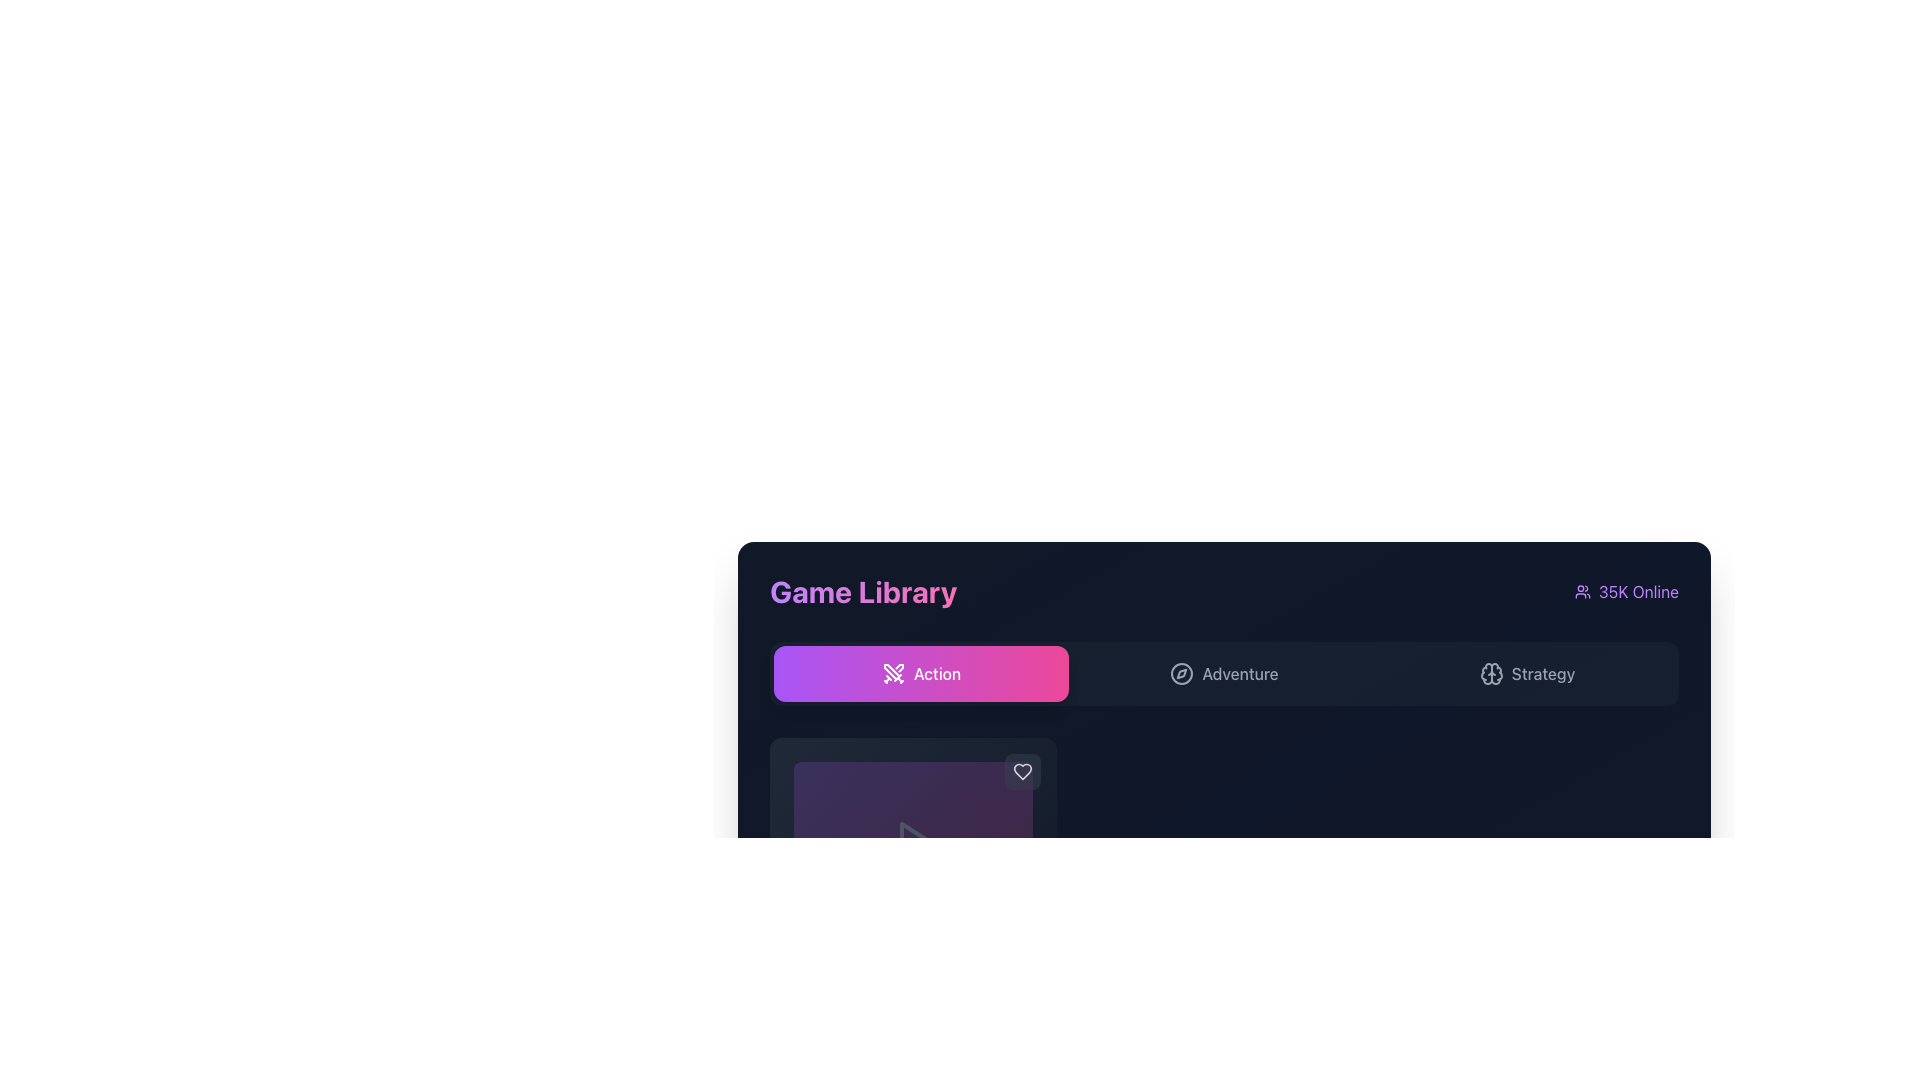  Describe the element at coordinates (1182, 674) in the screenshot. I see `the circular compass icon within the 'Adventure' menu item, which is located between the 'Action' and 'Strategy' menu items` at that location.